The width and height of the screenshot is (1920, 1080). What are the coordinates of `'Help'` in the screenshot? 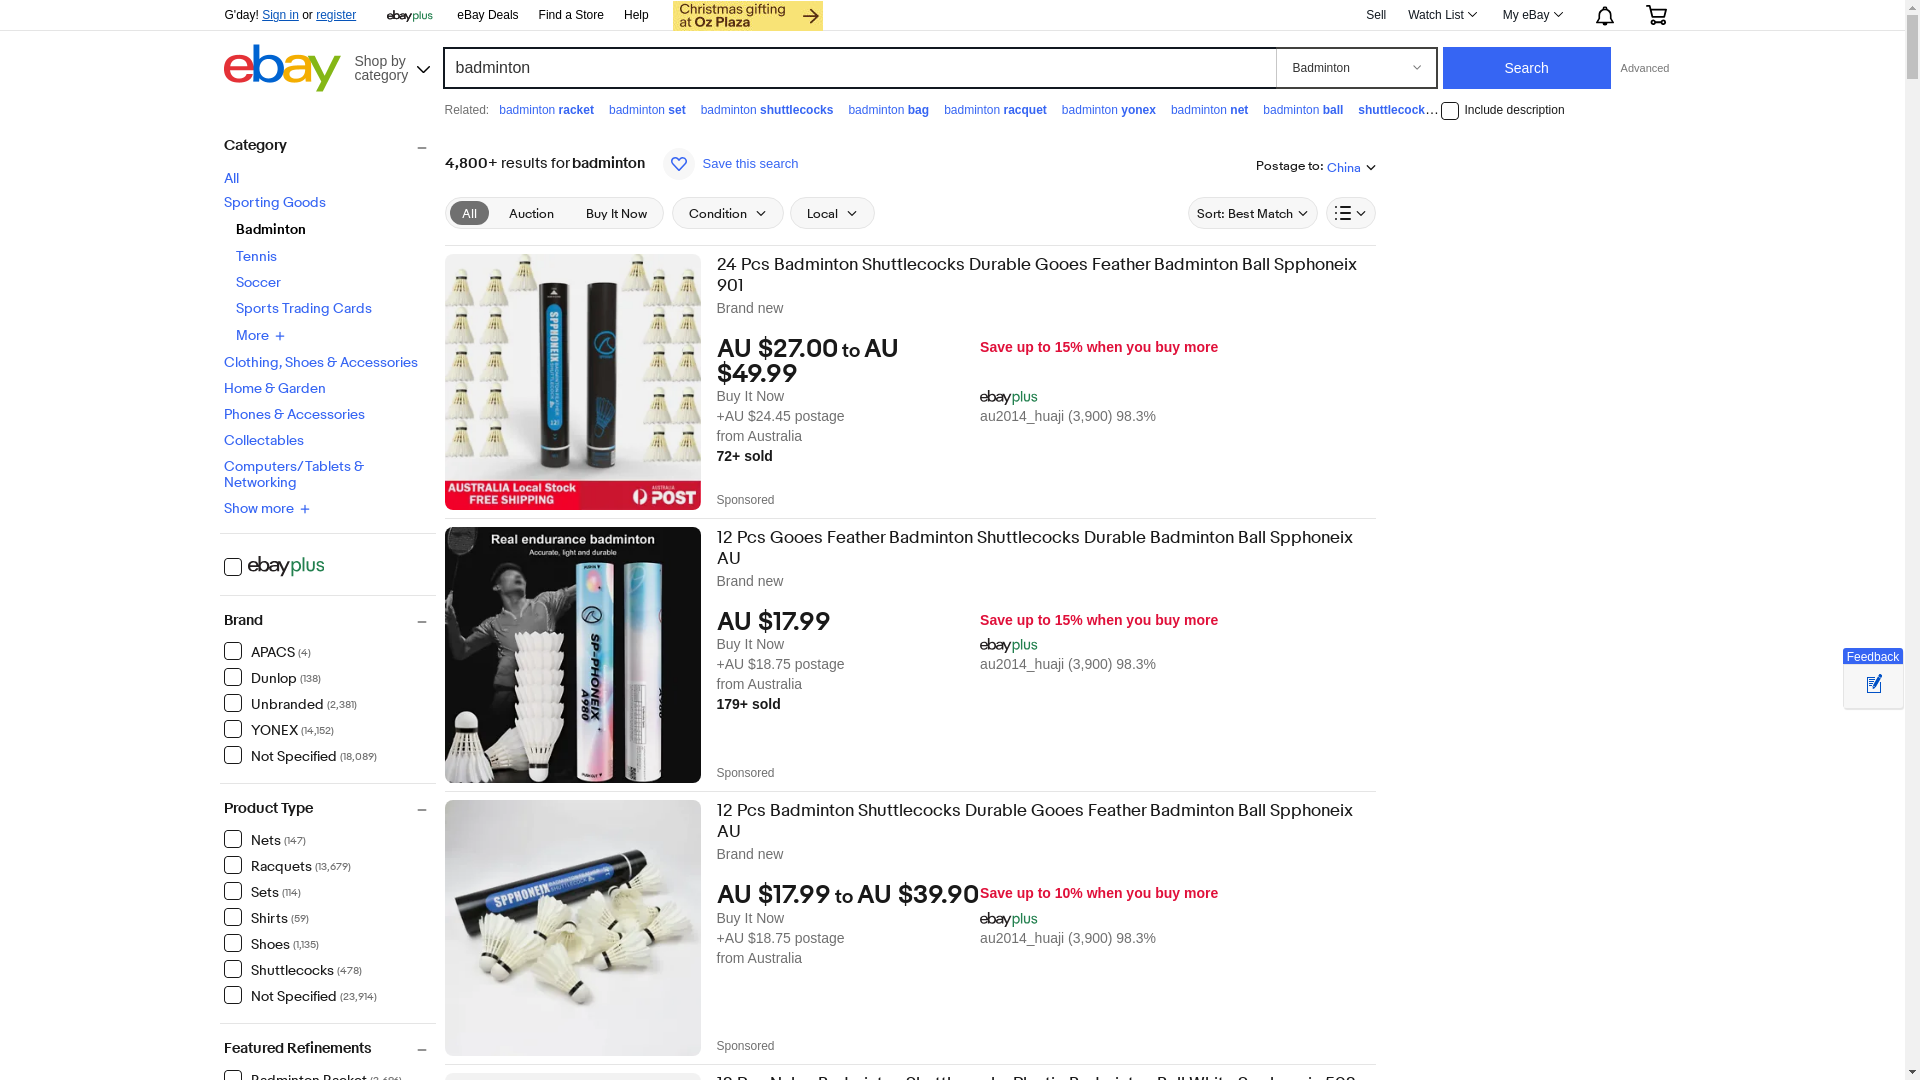 It's located at (635, 15).